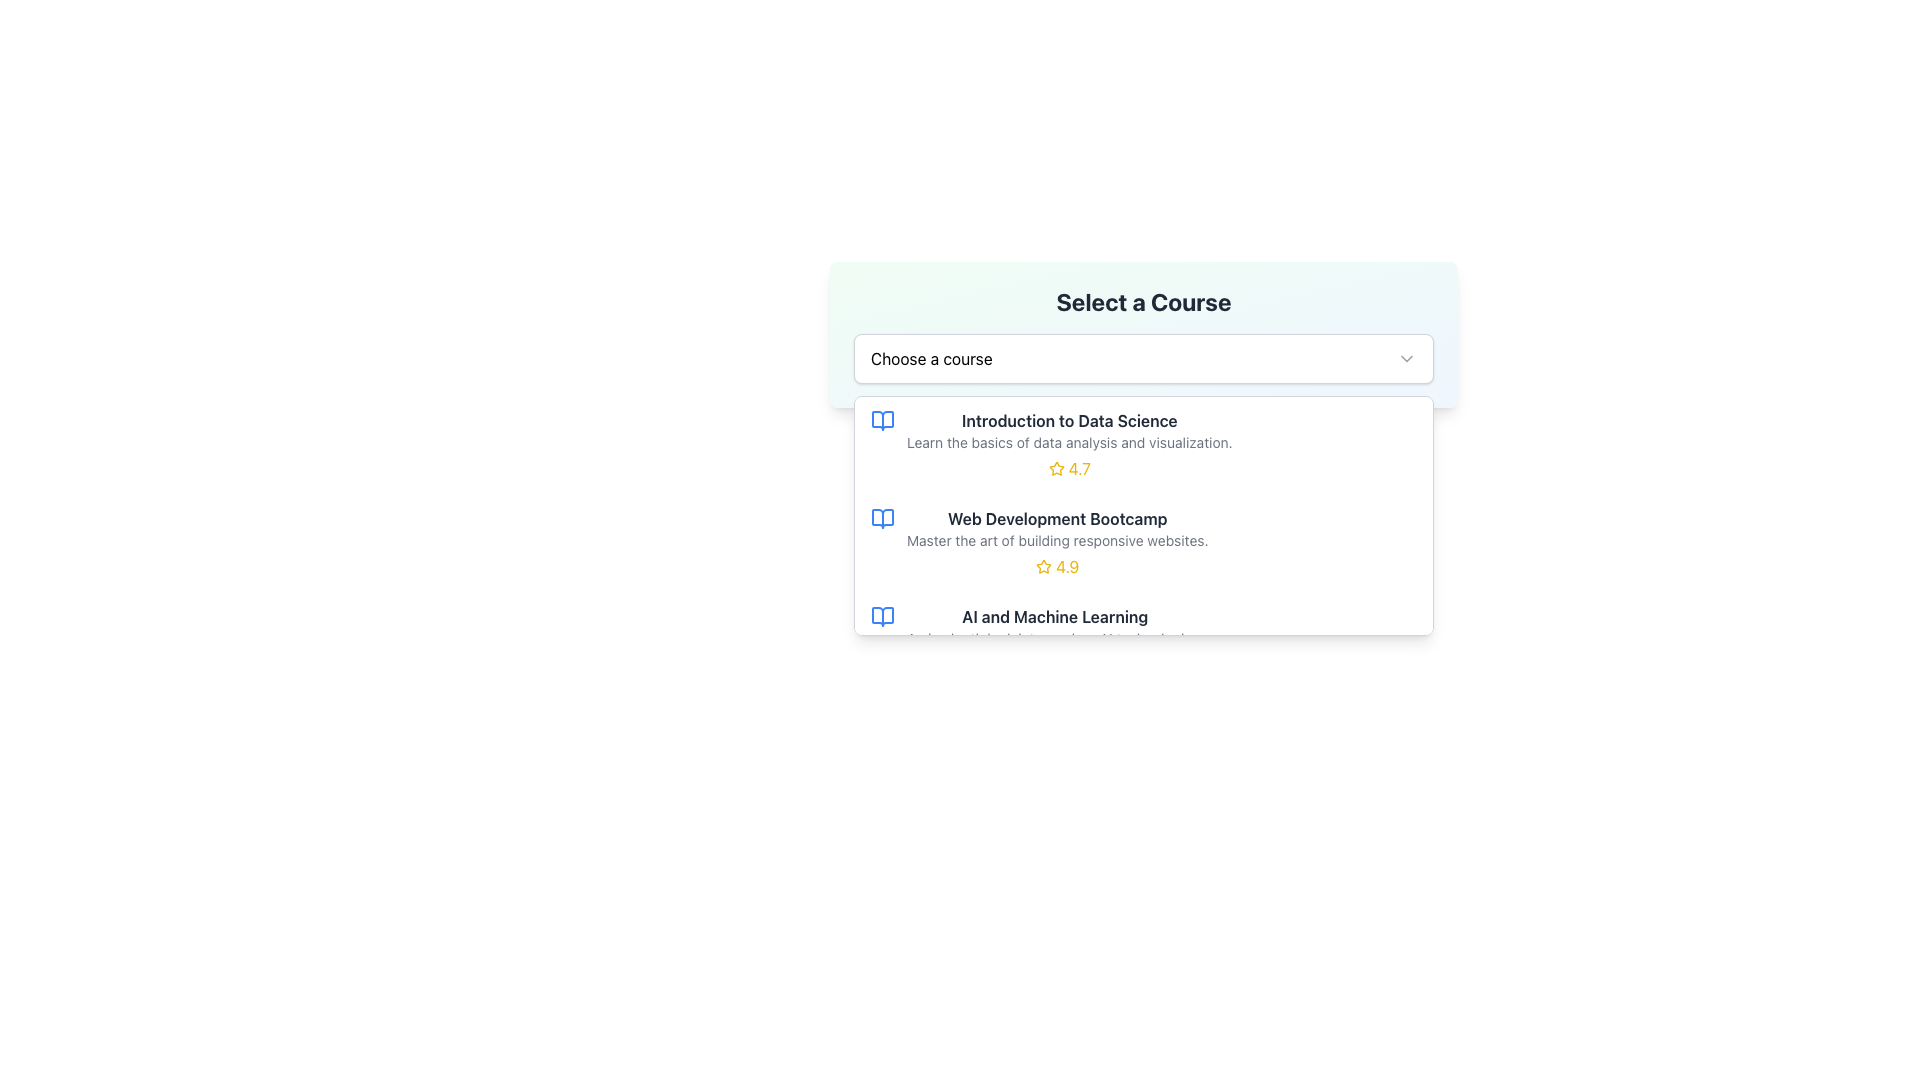  I want to click on the decorative star icon representing the rating for the 'Web Development Bootcamp' course, which is located to the left of the numeric value '4.9', so click(1043, 567).